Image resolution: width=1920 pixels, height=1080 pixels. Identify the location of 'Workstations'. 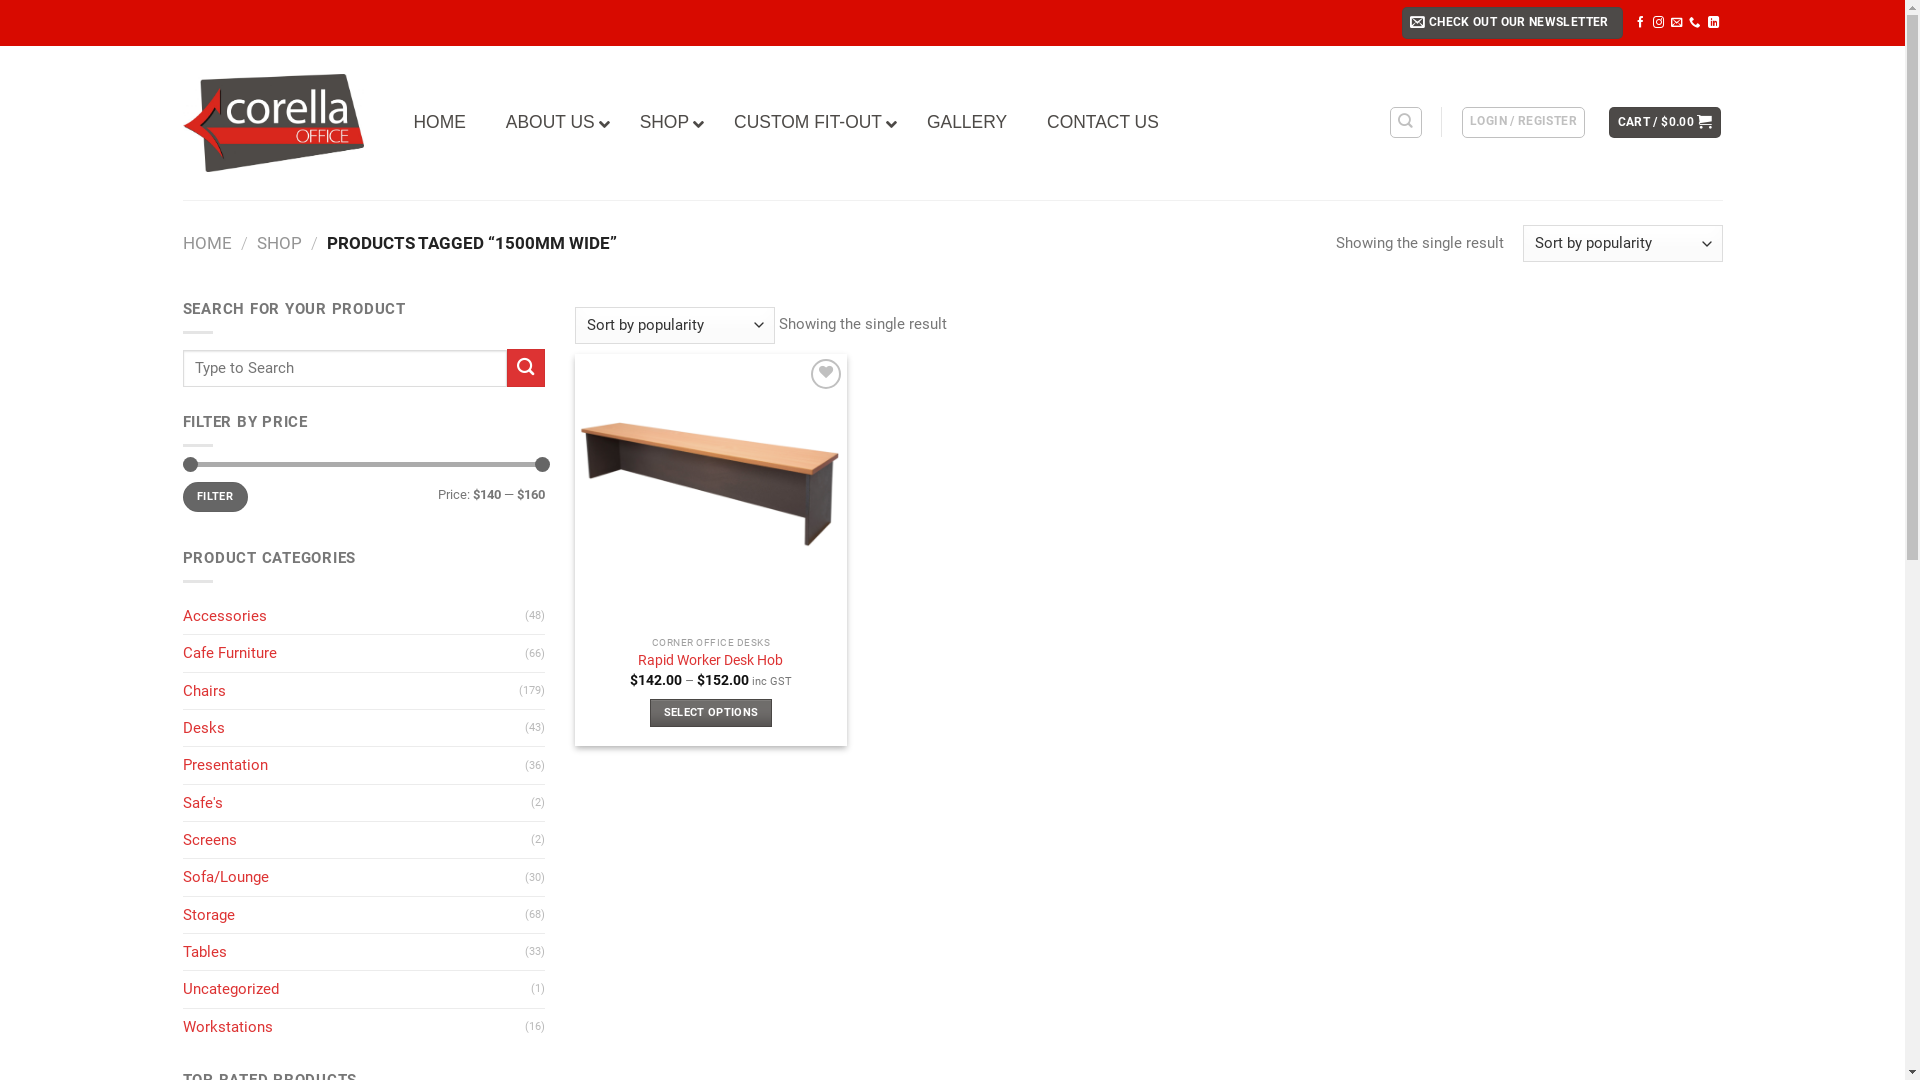
(353, 1026).